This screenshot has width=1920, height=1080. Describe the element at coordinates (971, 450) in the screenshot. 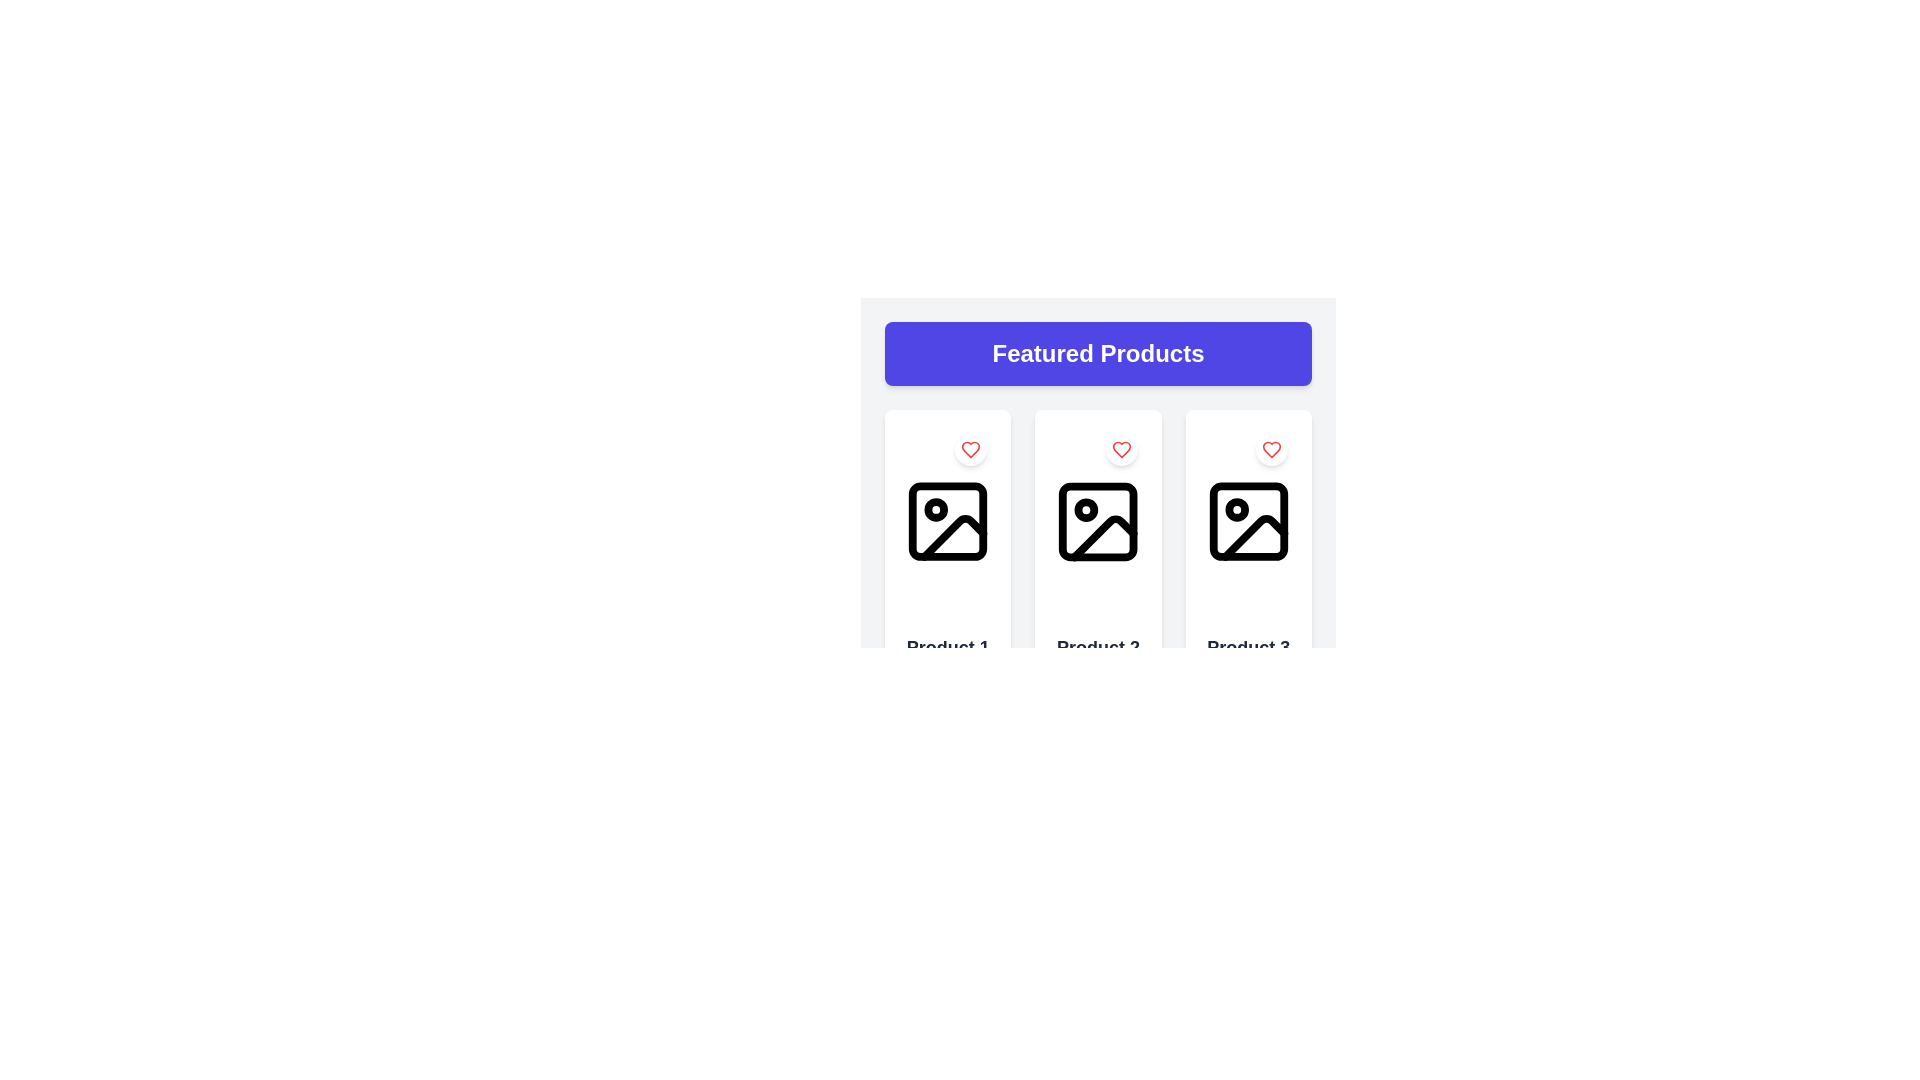

I see `the small, circular button with a white background and a red heart icon located in the top-right corner of the first product card under the 'Featured Products' section` at that location.